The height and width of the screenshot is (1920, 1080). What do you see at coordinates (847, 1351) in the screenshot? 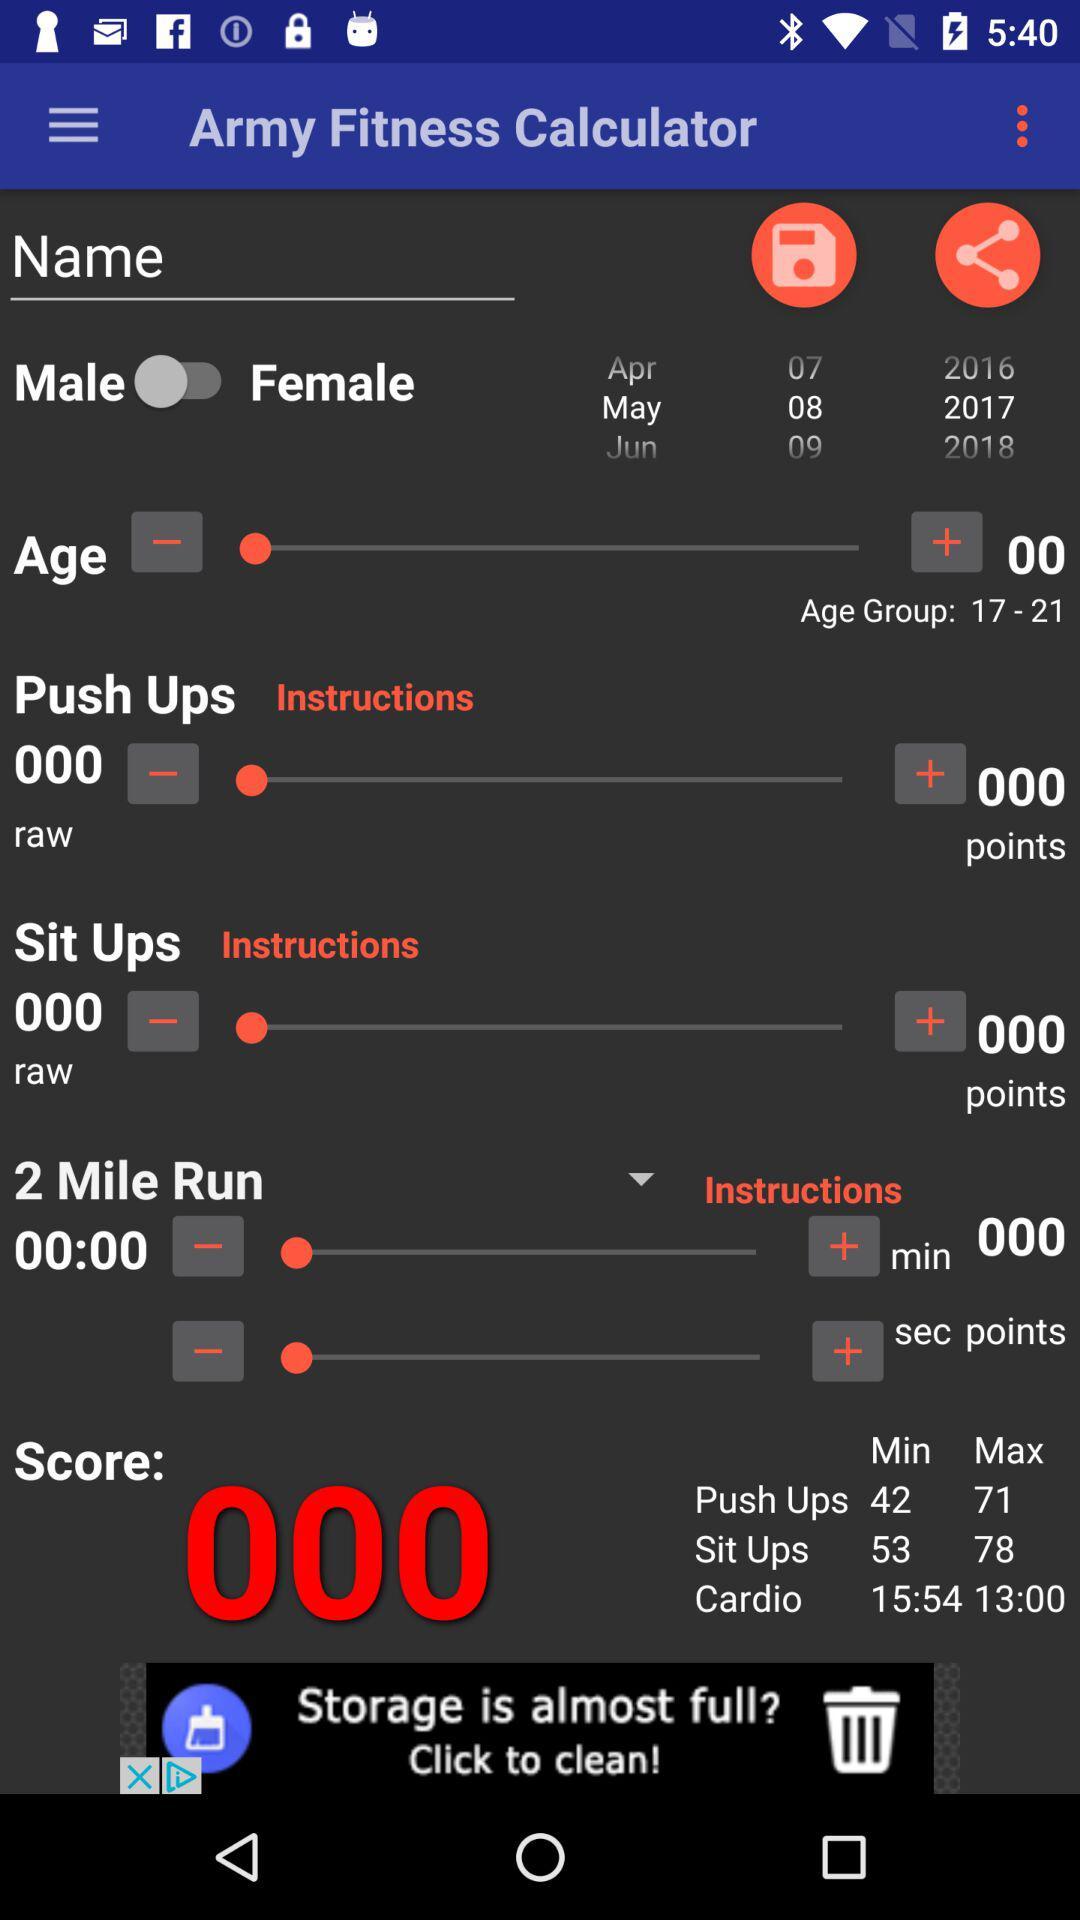
I see `the add icon` at bounding box center [847, 1351].